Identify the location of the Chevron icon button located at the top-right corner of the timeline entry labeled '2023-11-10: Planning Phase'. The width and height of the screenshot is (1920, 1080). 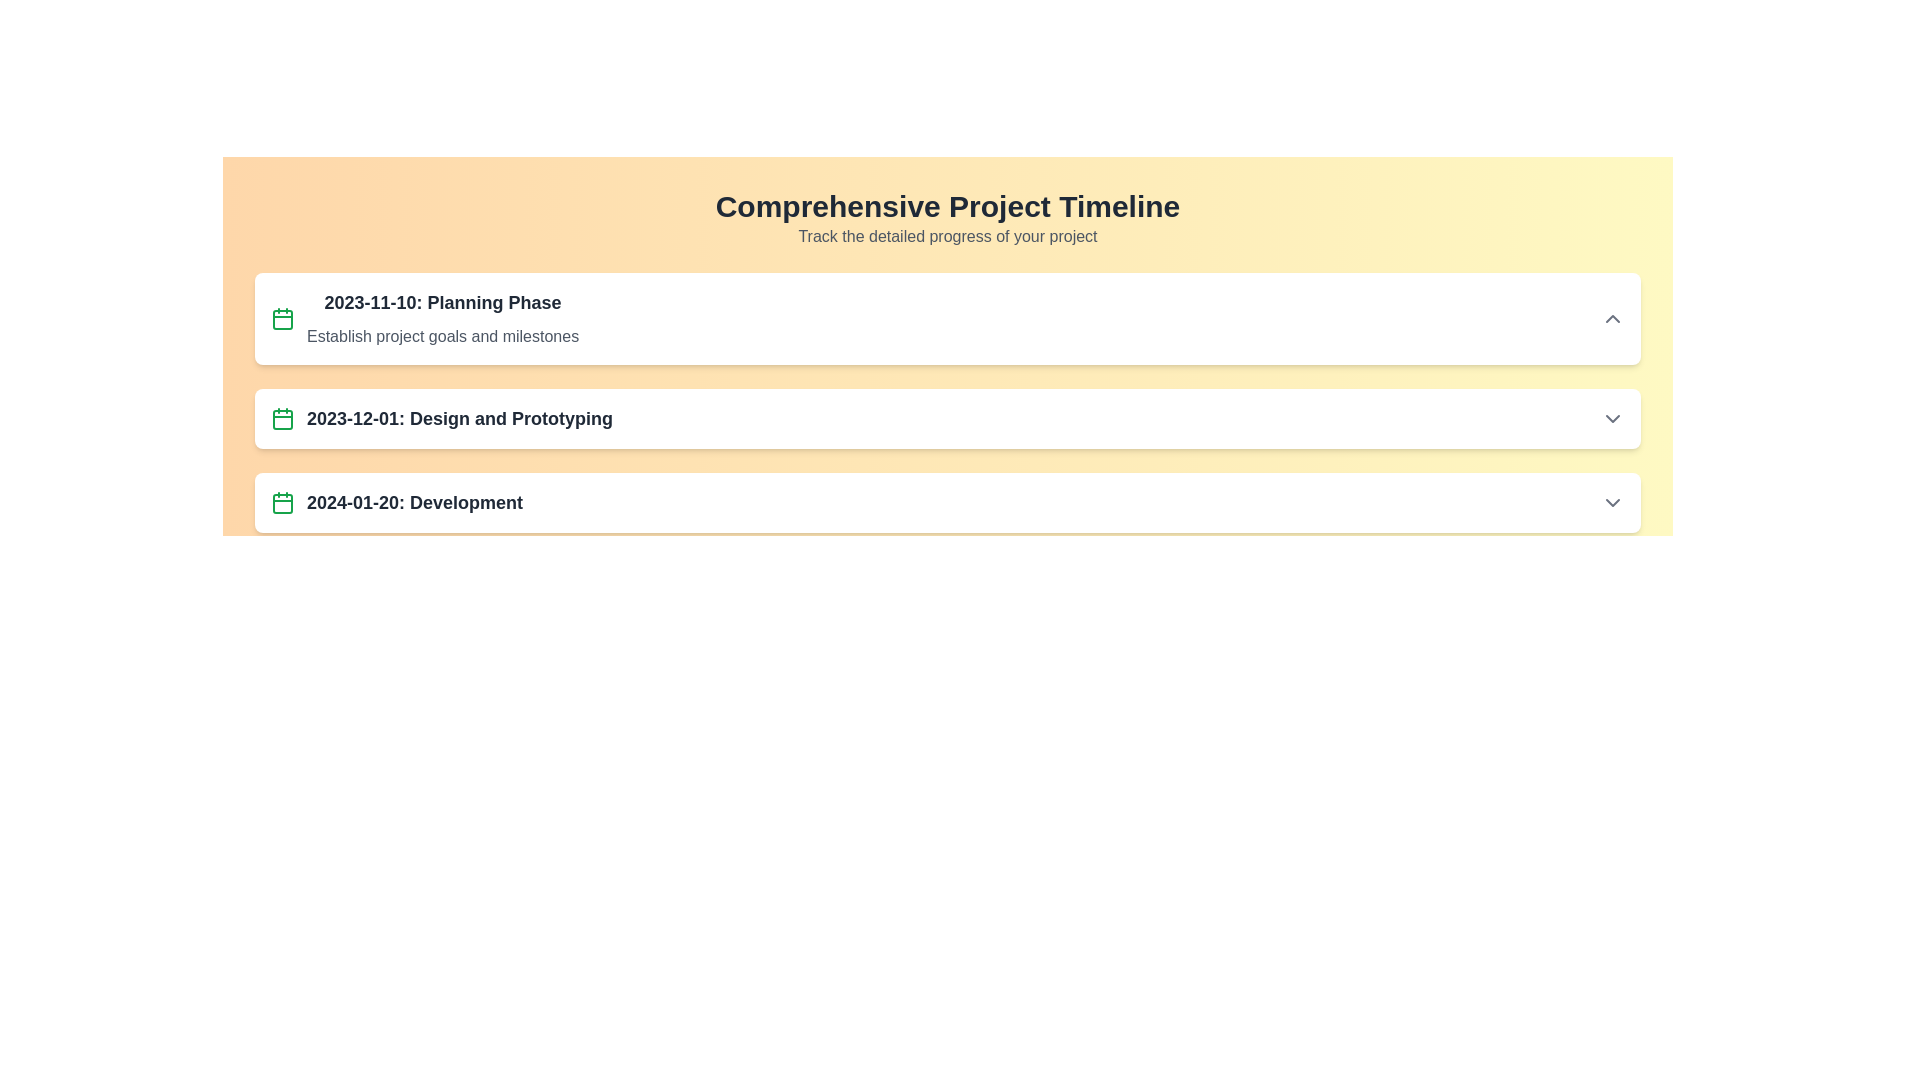
(1612, 318).